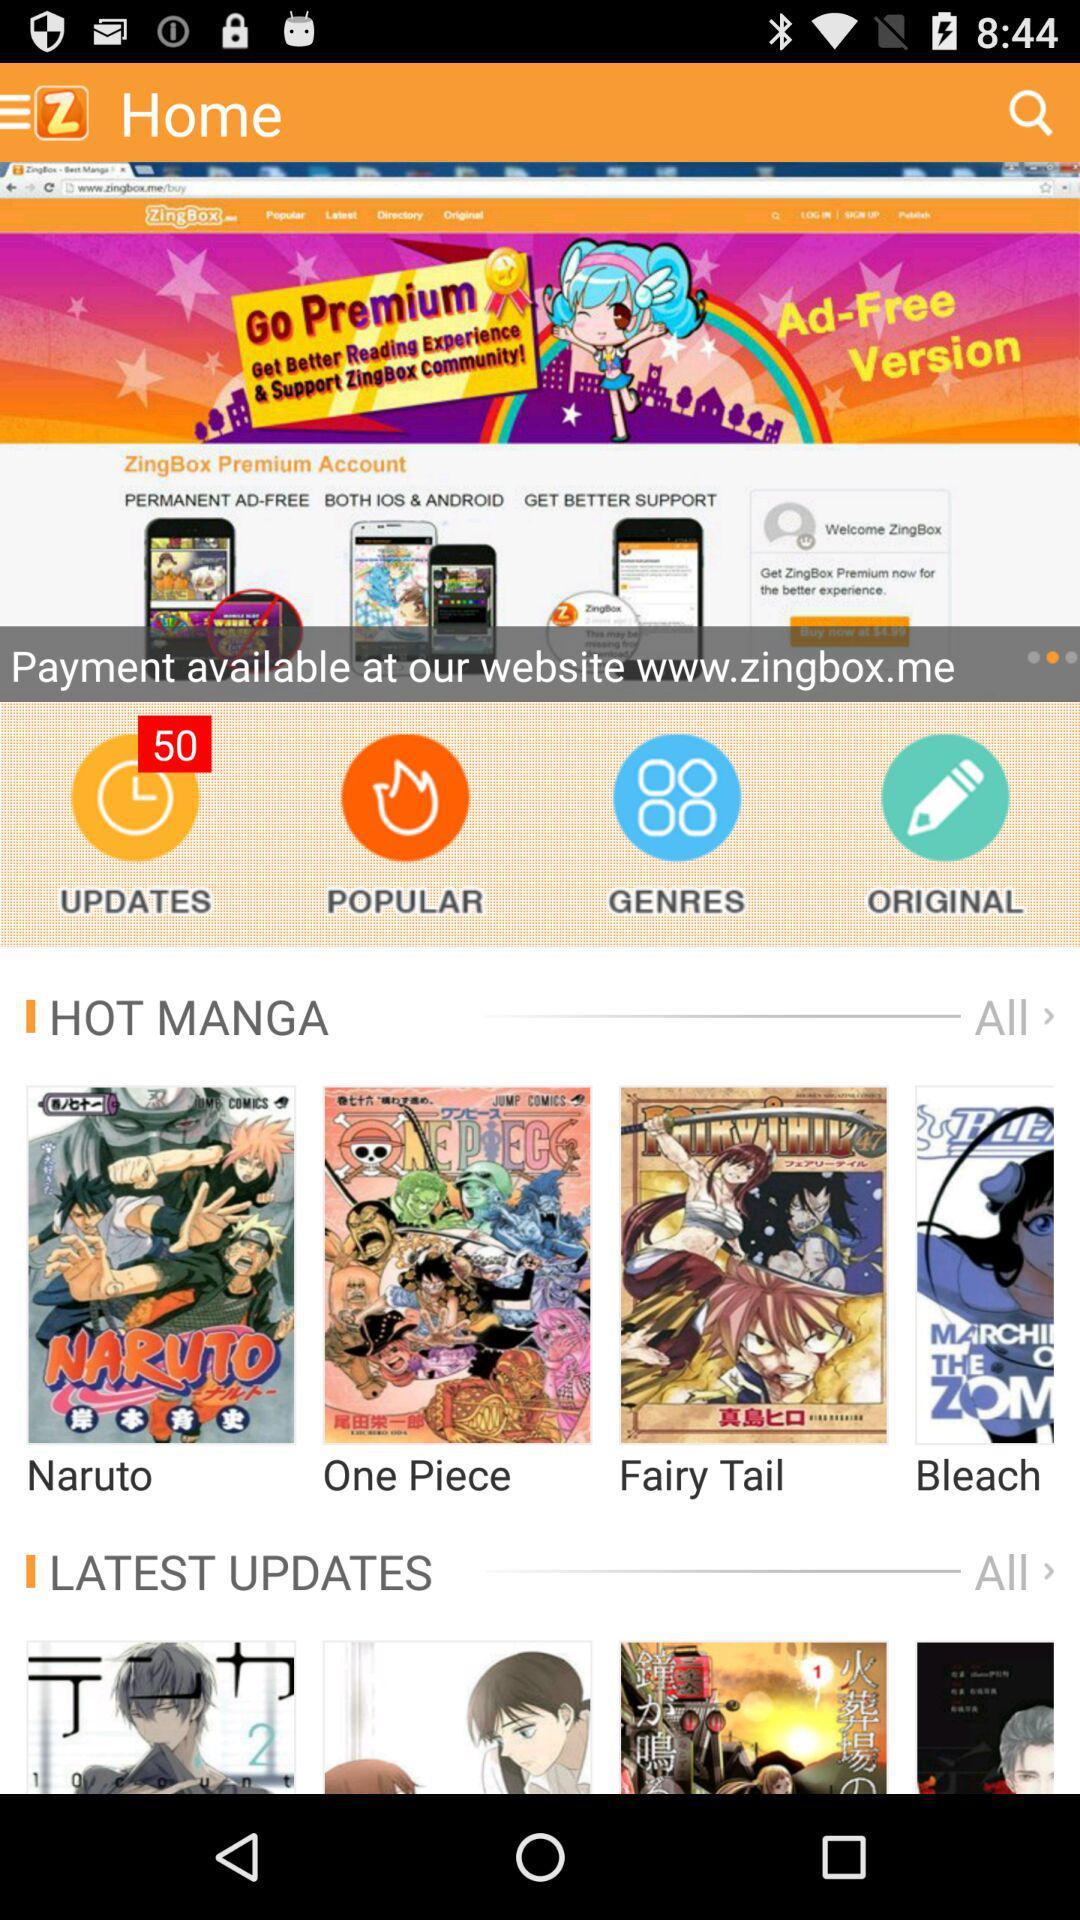  Describe the element at coordinates (160, 1264) in the screenshot. I see `open manga option` at that location.